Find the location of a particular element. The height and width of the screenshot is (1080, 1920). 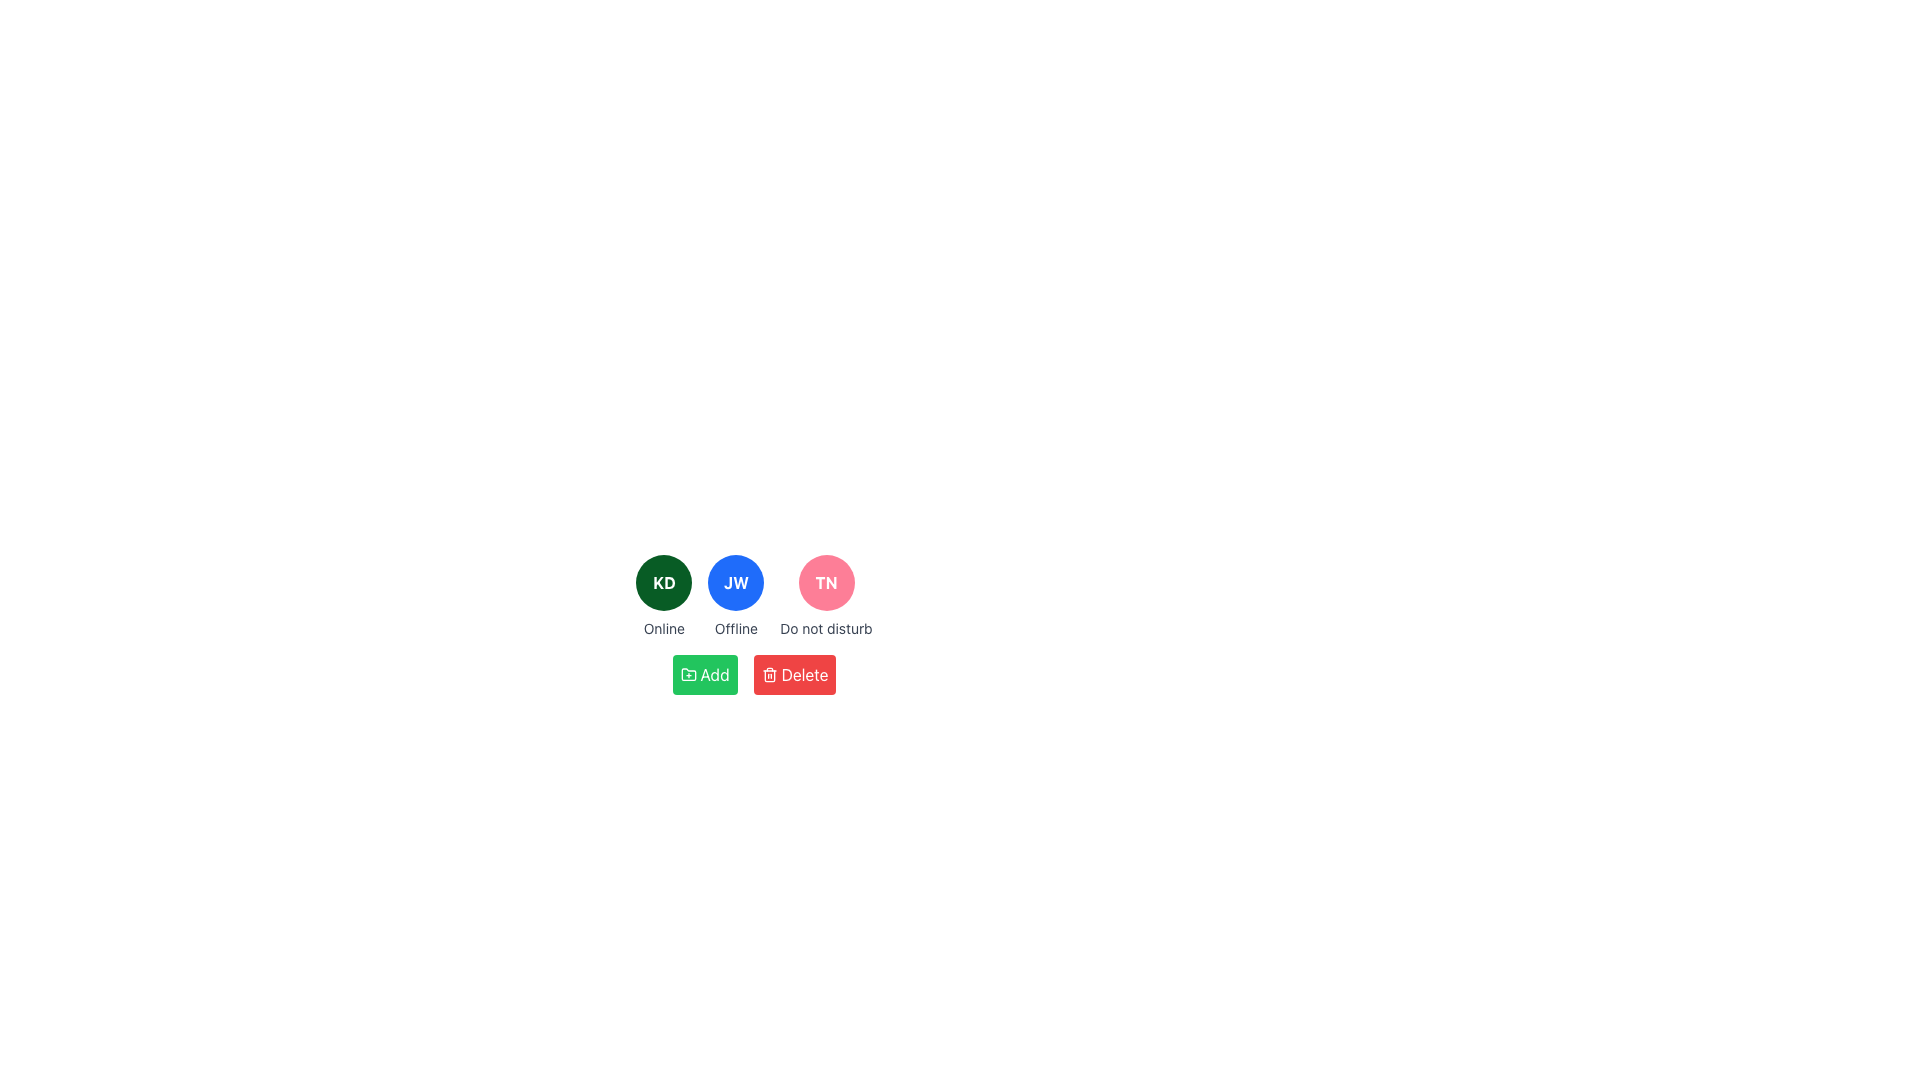

the green 'Add' button with a white folder icon and '+' symbol is located at coordinates (705, 675).